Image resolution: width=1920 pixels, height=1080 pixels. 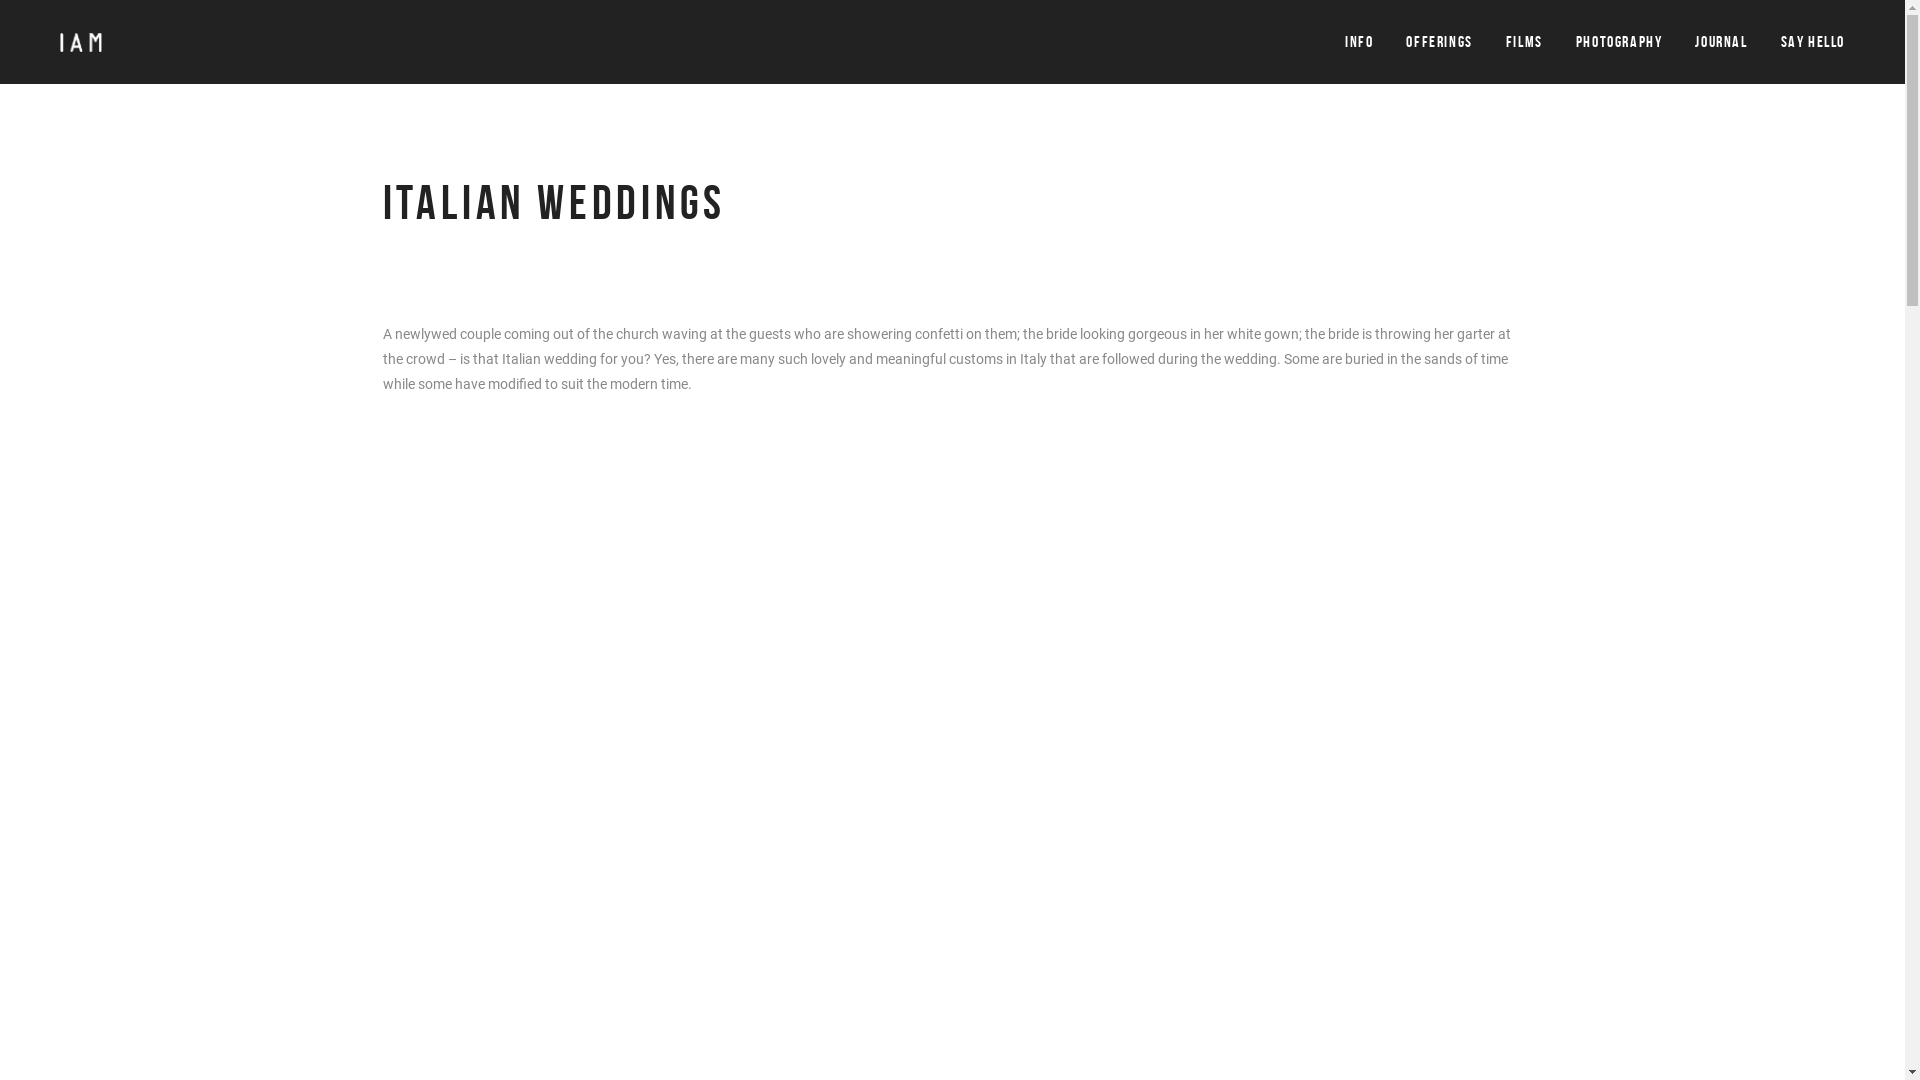 I want to click on 'In A Maze Wedding Filmmaker and Wedding Photographer', so click(x=402, y=729).